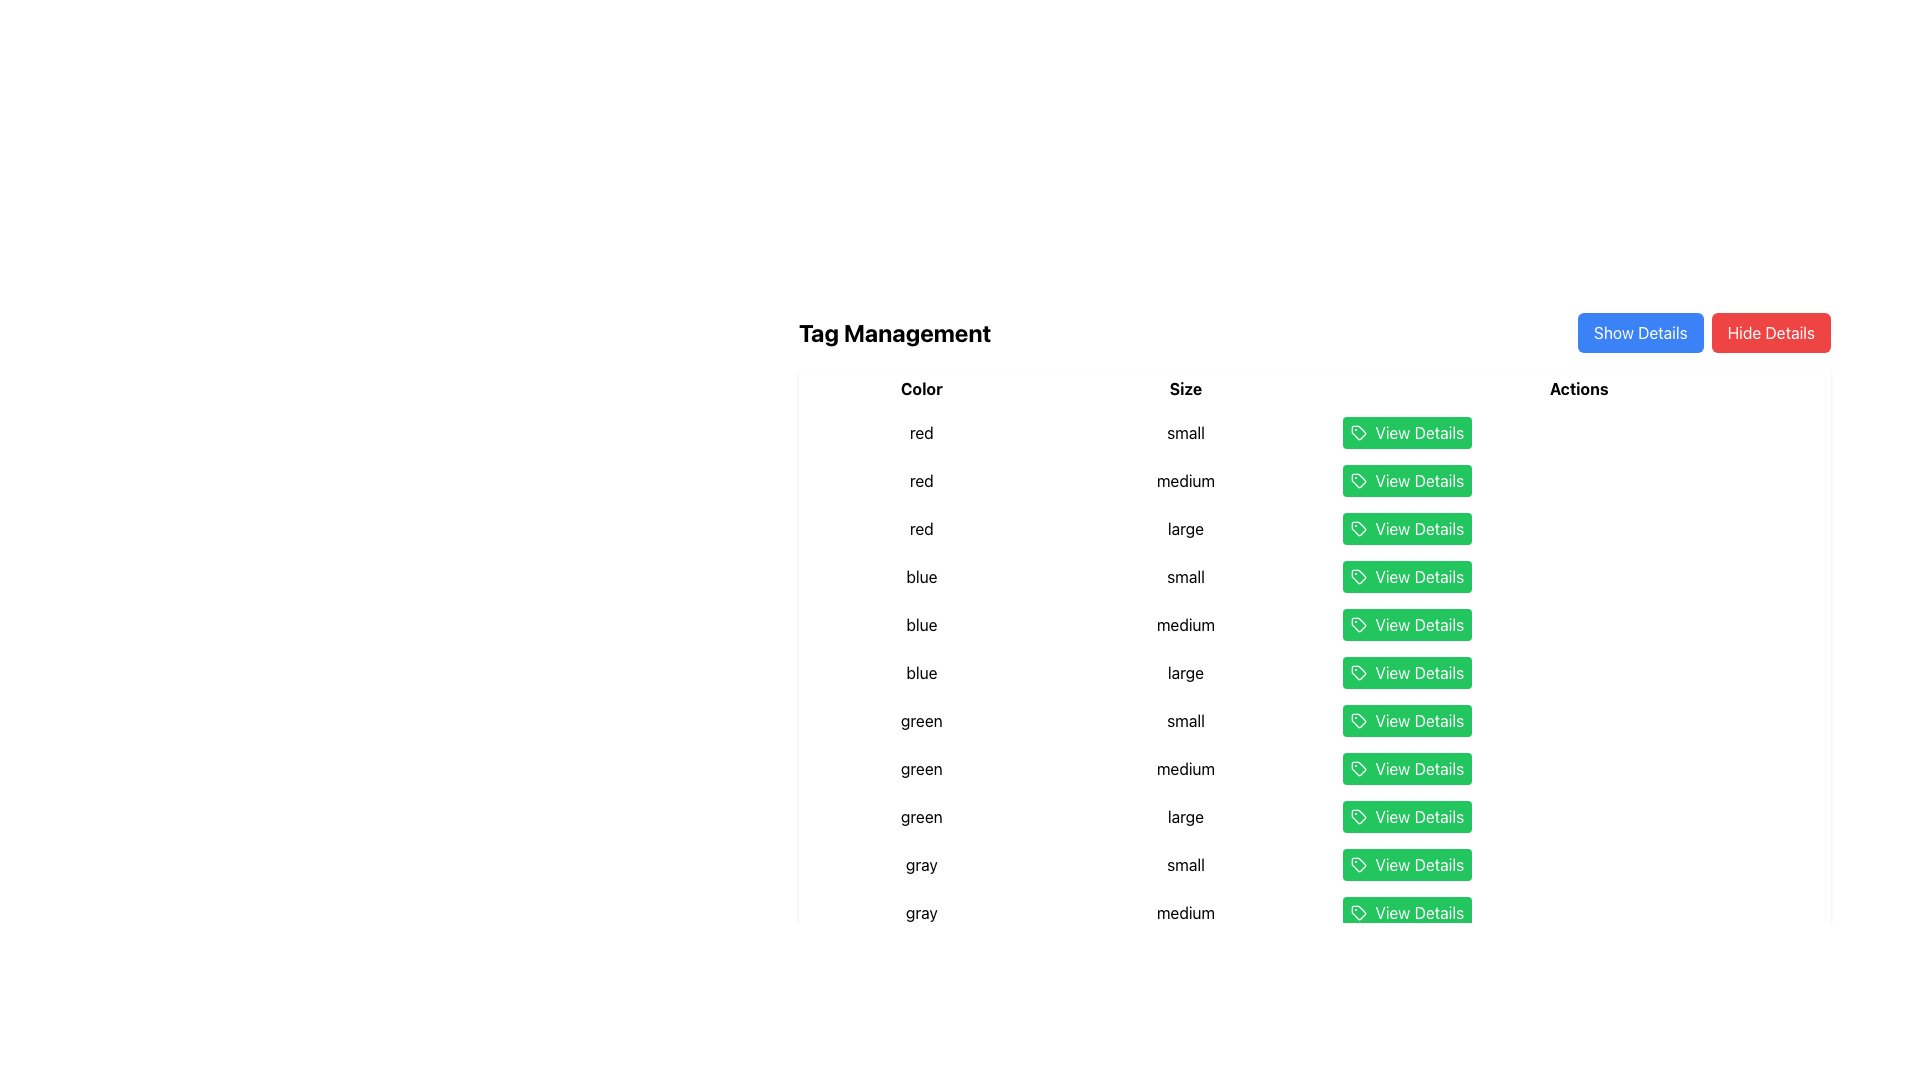  What do you see at coordinates (1358, 481) in the screenshot?
I see `the green rectangular button labeled 'View Details' that contains the tag icon on its left side to interact with the tagging functionality` at bounding box center [1358, 481].